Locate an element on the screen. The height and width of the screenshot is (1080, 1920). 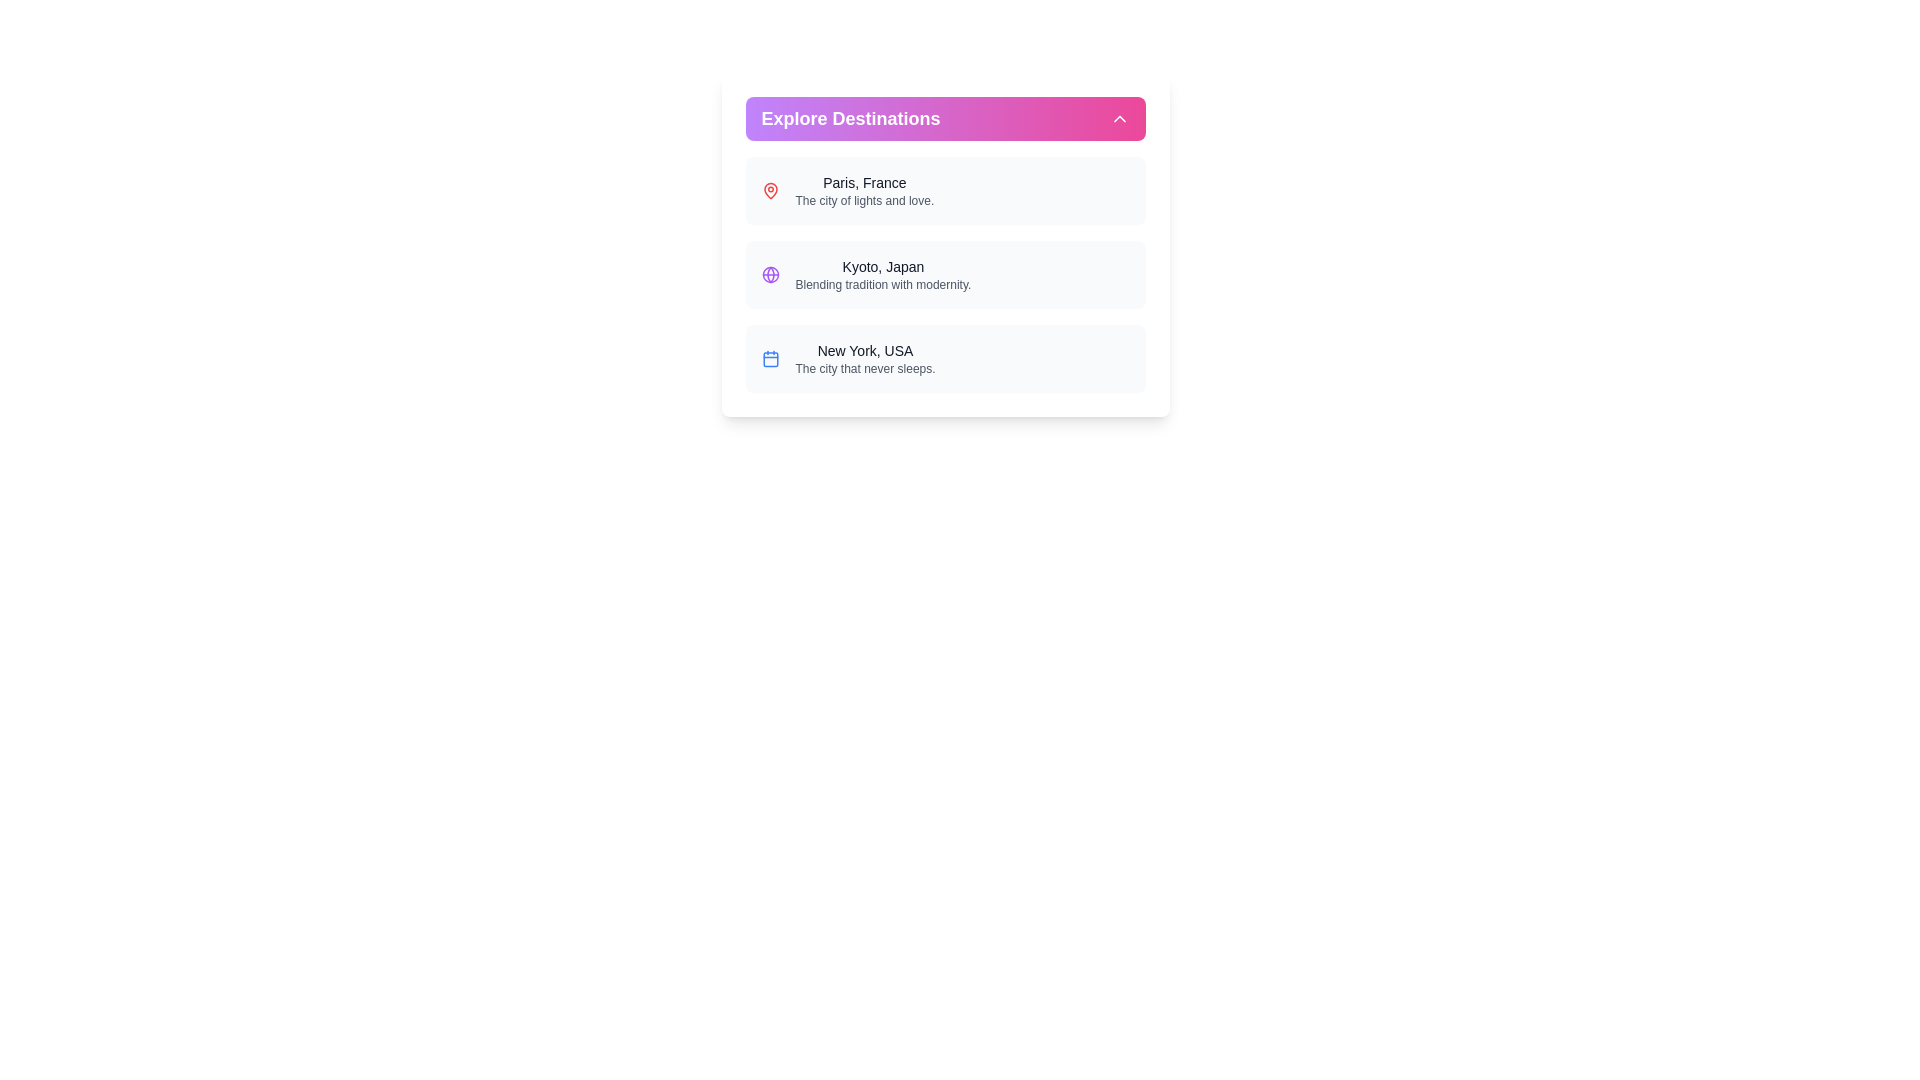
the static text component displaying 'Kyoto, Japan' and 'Blending tradition with modernity' located in the middle of the content box under the 'Explore Destinations' section is located at coordinates (882, 274).